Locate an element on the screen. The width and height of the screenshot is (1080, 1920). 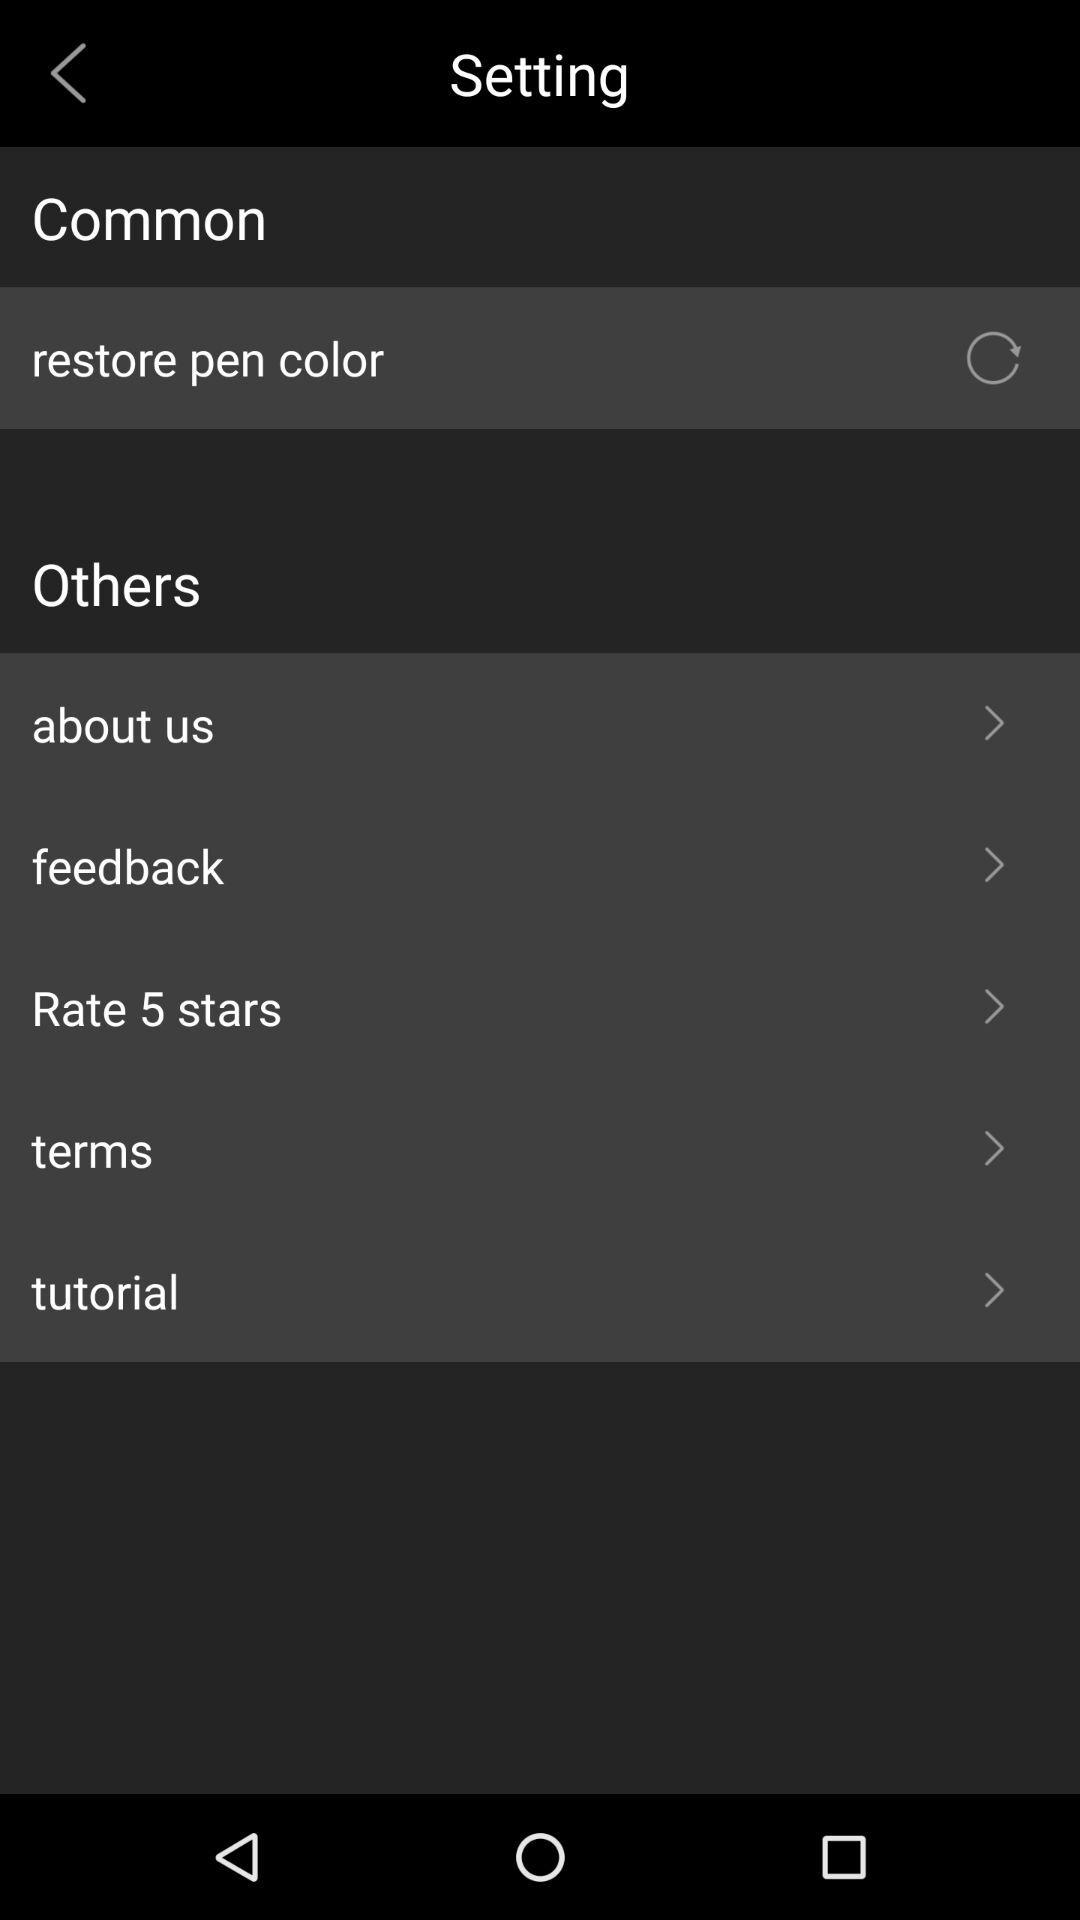
the item below common is located at coordinates (540, 358).